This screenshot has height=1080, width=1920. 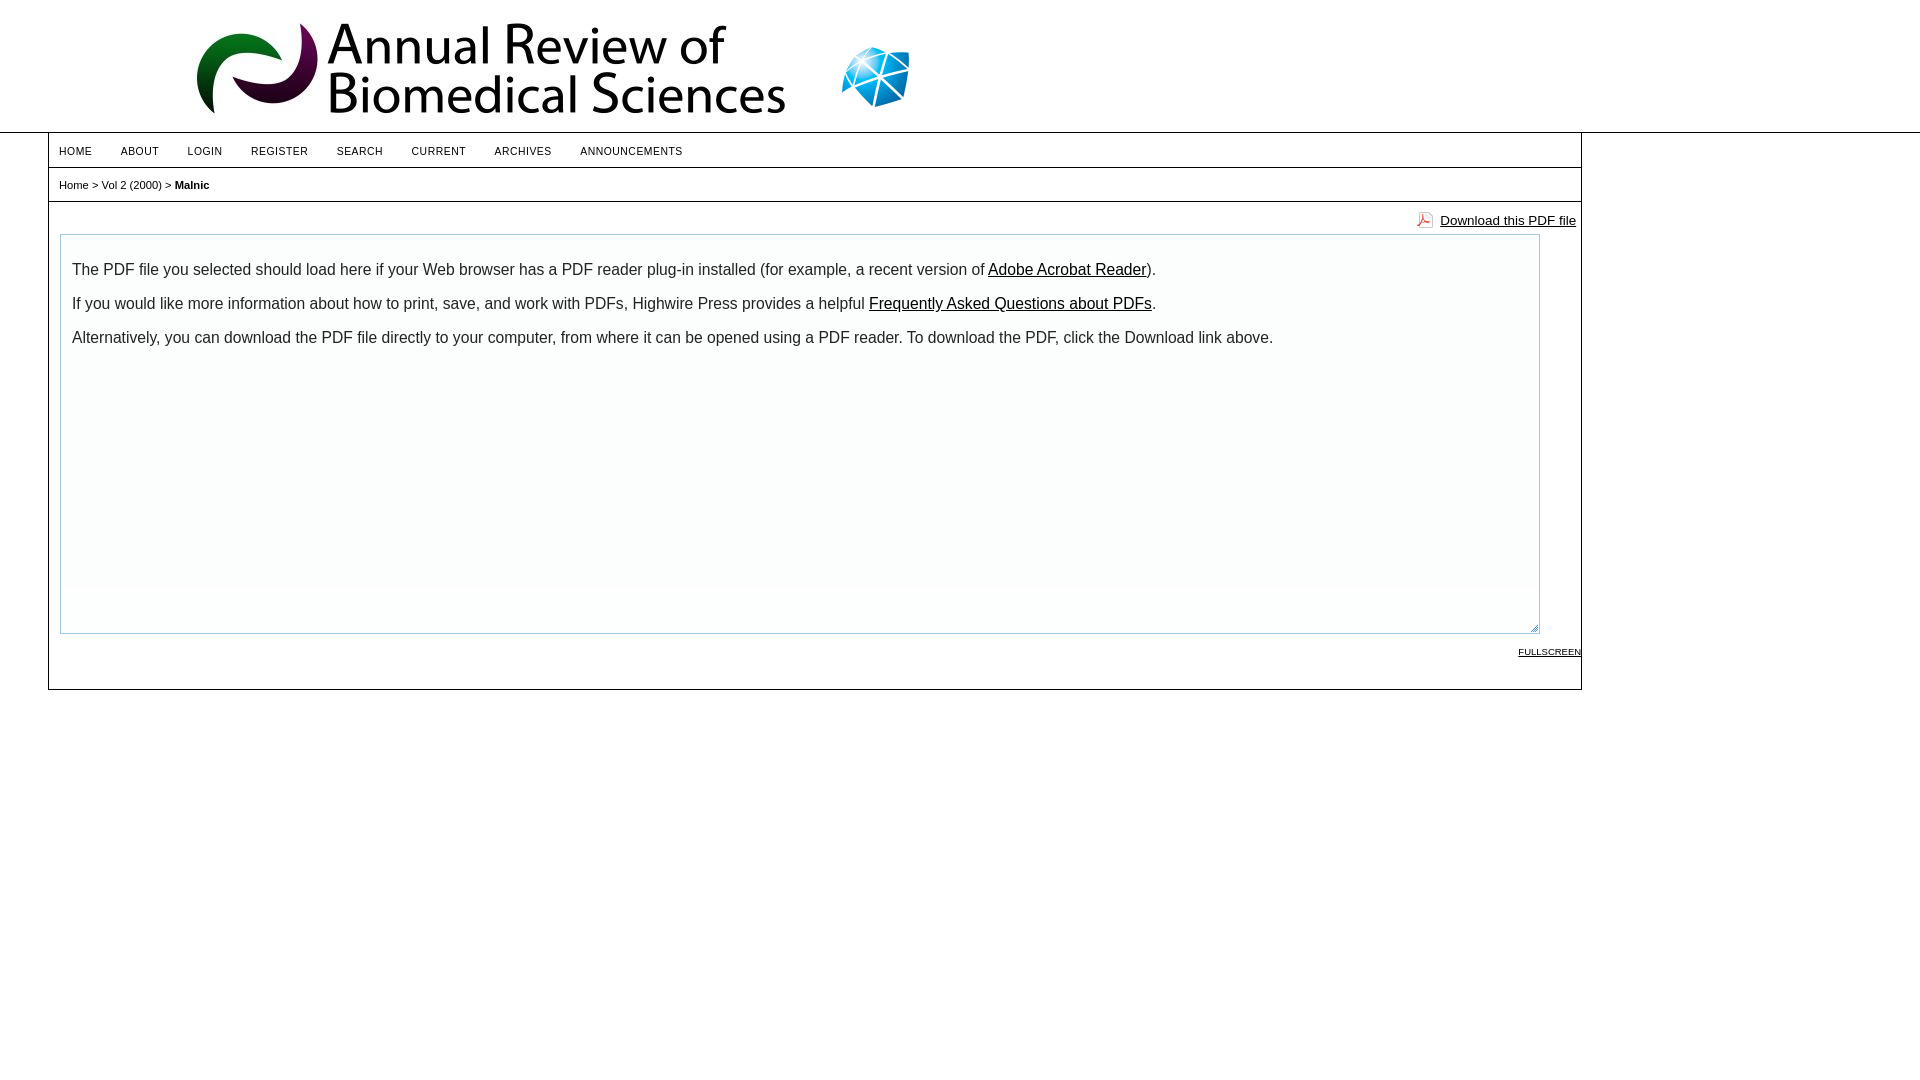 I want to click on 'FULLSCREEN', so click(x=1548, y=651).